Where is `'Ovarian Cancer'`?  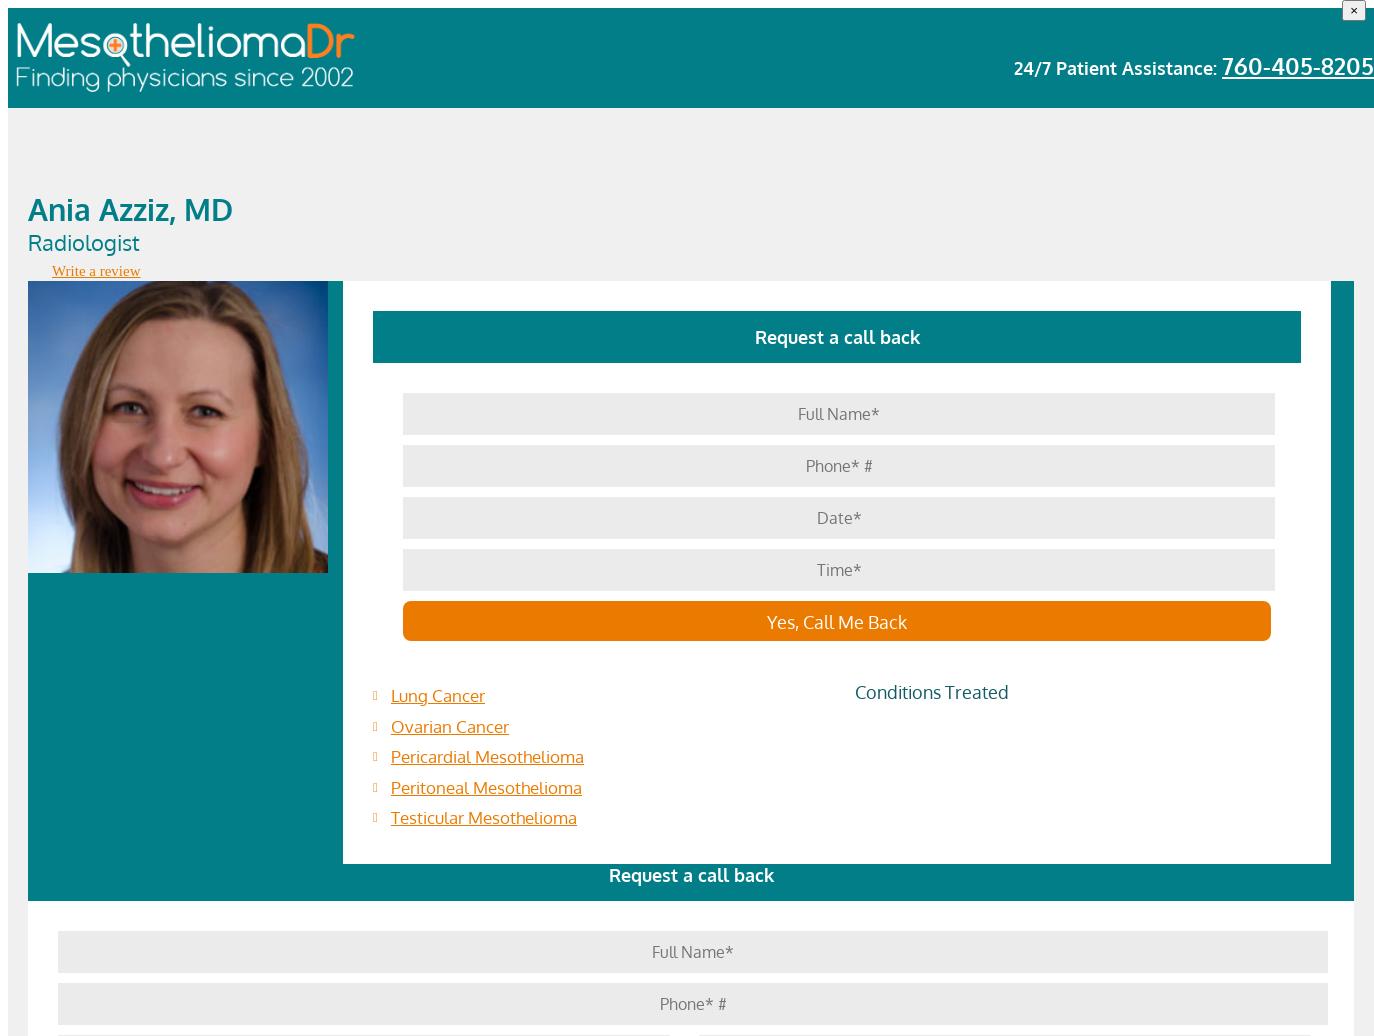 'Ovarian Cancer' is located at coordinates (449, 725).